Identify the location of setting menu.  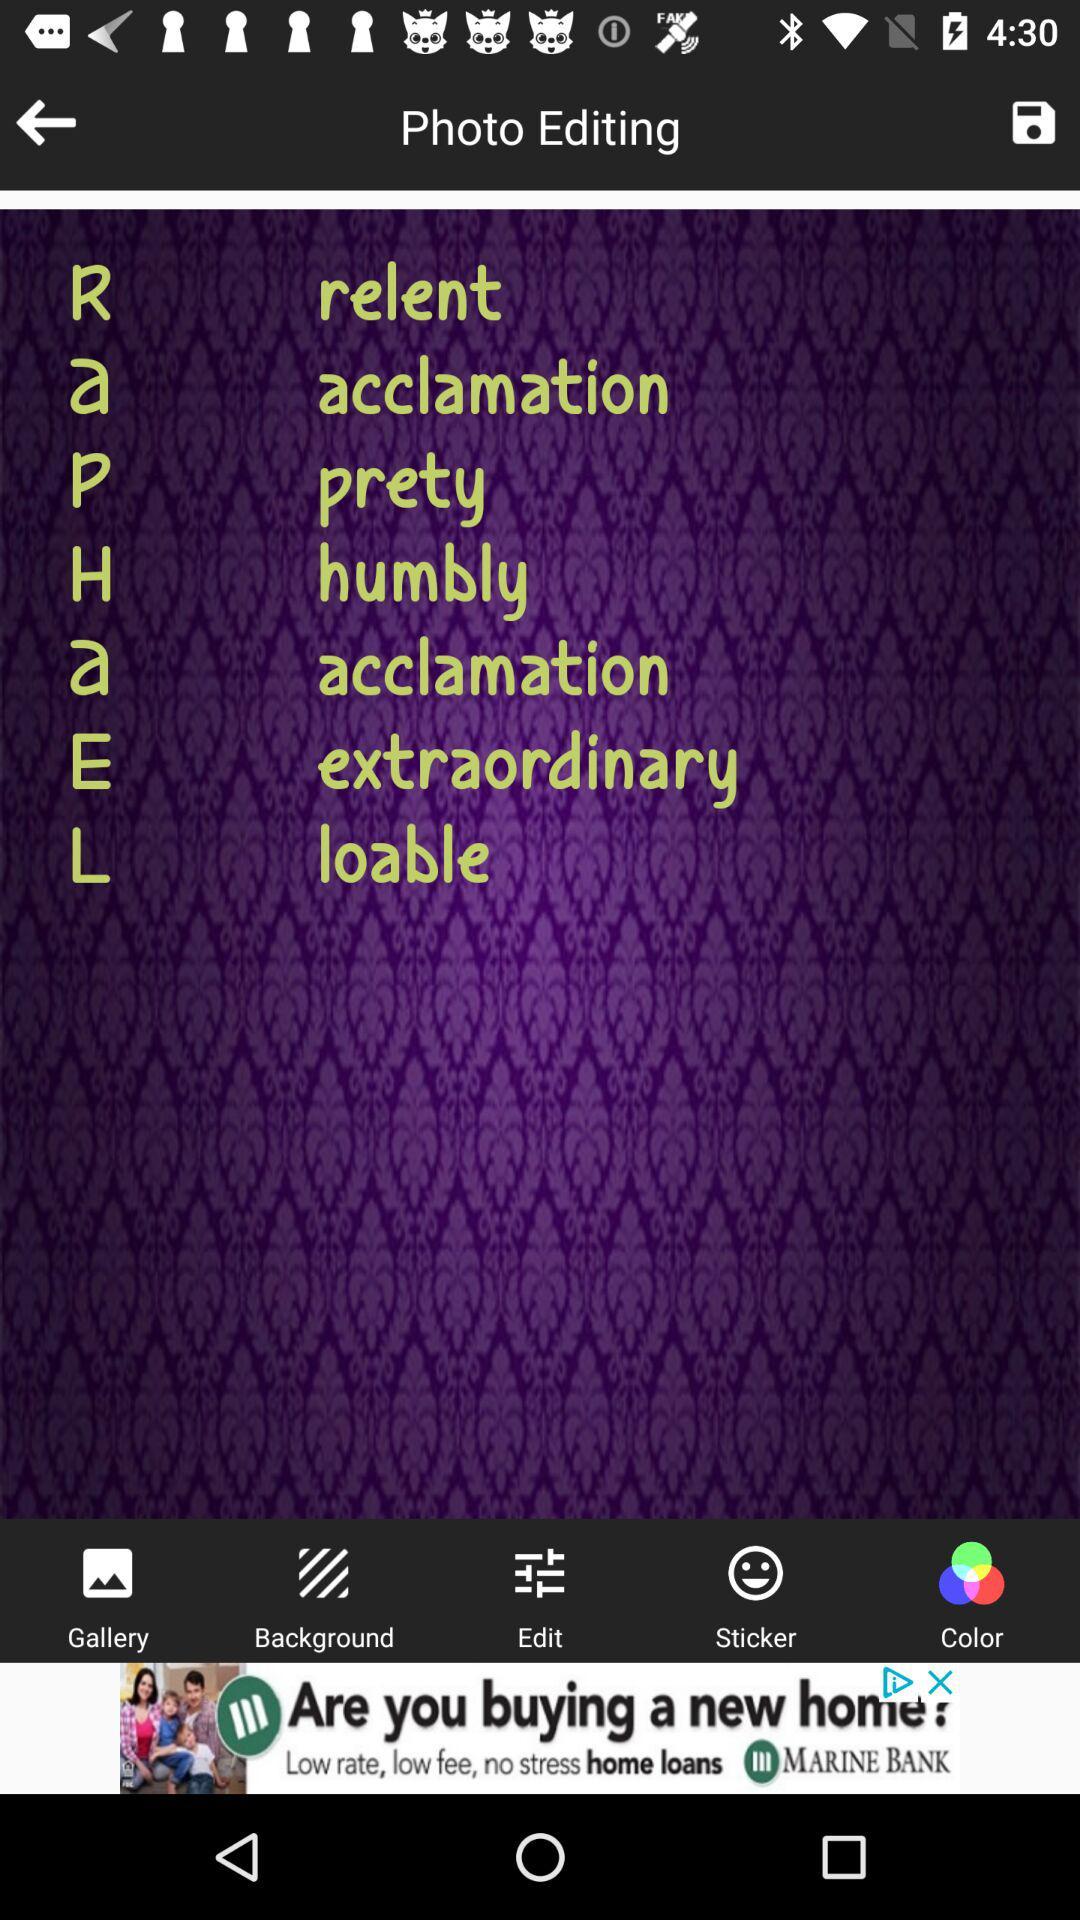
(538, 1572).